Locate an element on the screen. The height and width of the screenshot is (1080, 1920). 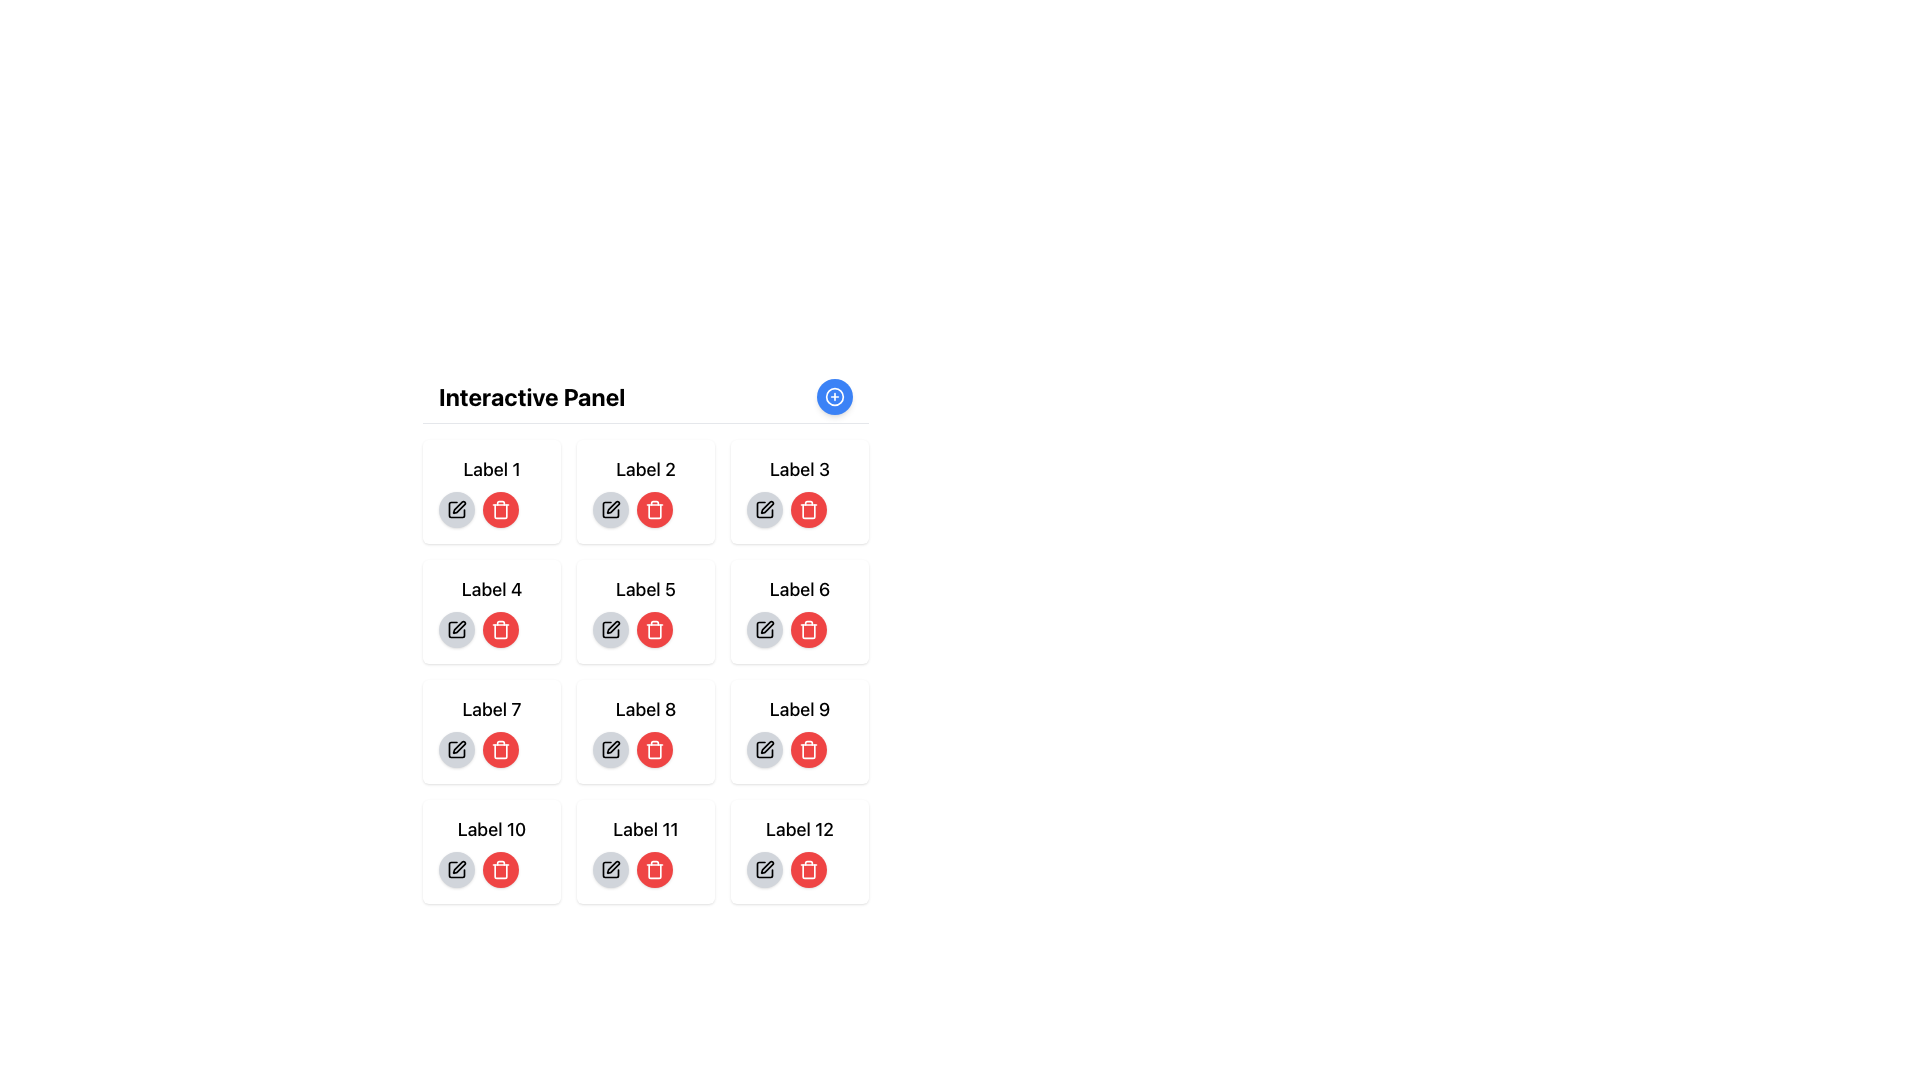
the pen or pencil icon button located in the bottom-left corner of the 'Interactive Panel' under the 'Label 10' header is located at coordinates (455, 869).